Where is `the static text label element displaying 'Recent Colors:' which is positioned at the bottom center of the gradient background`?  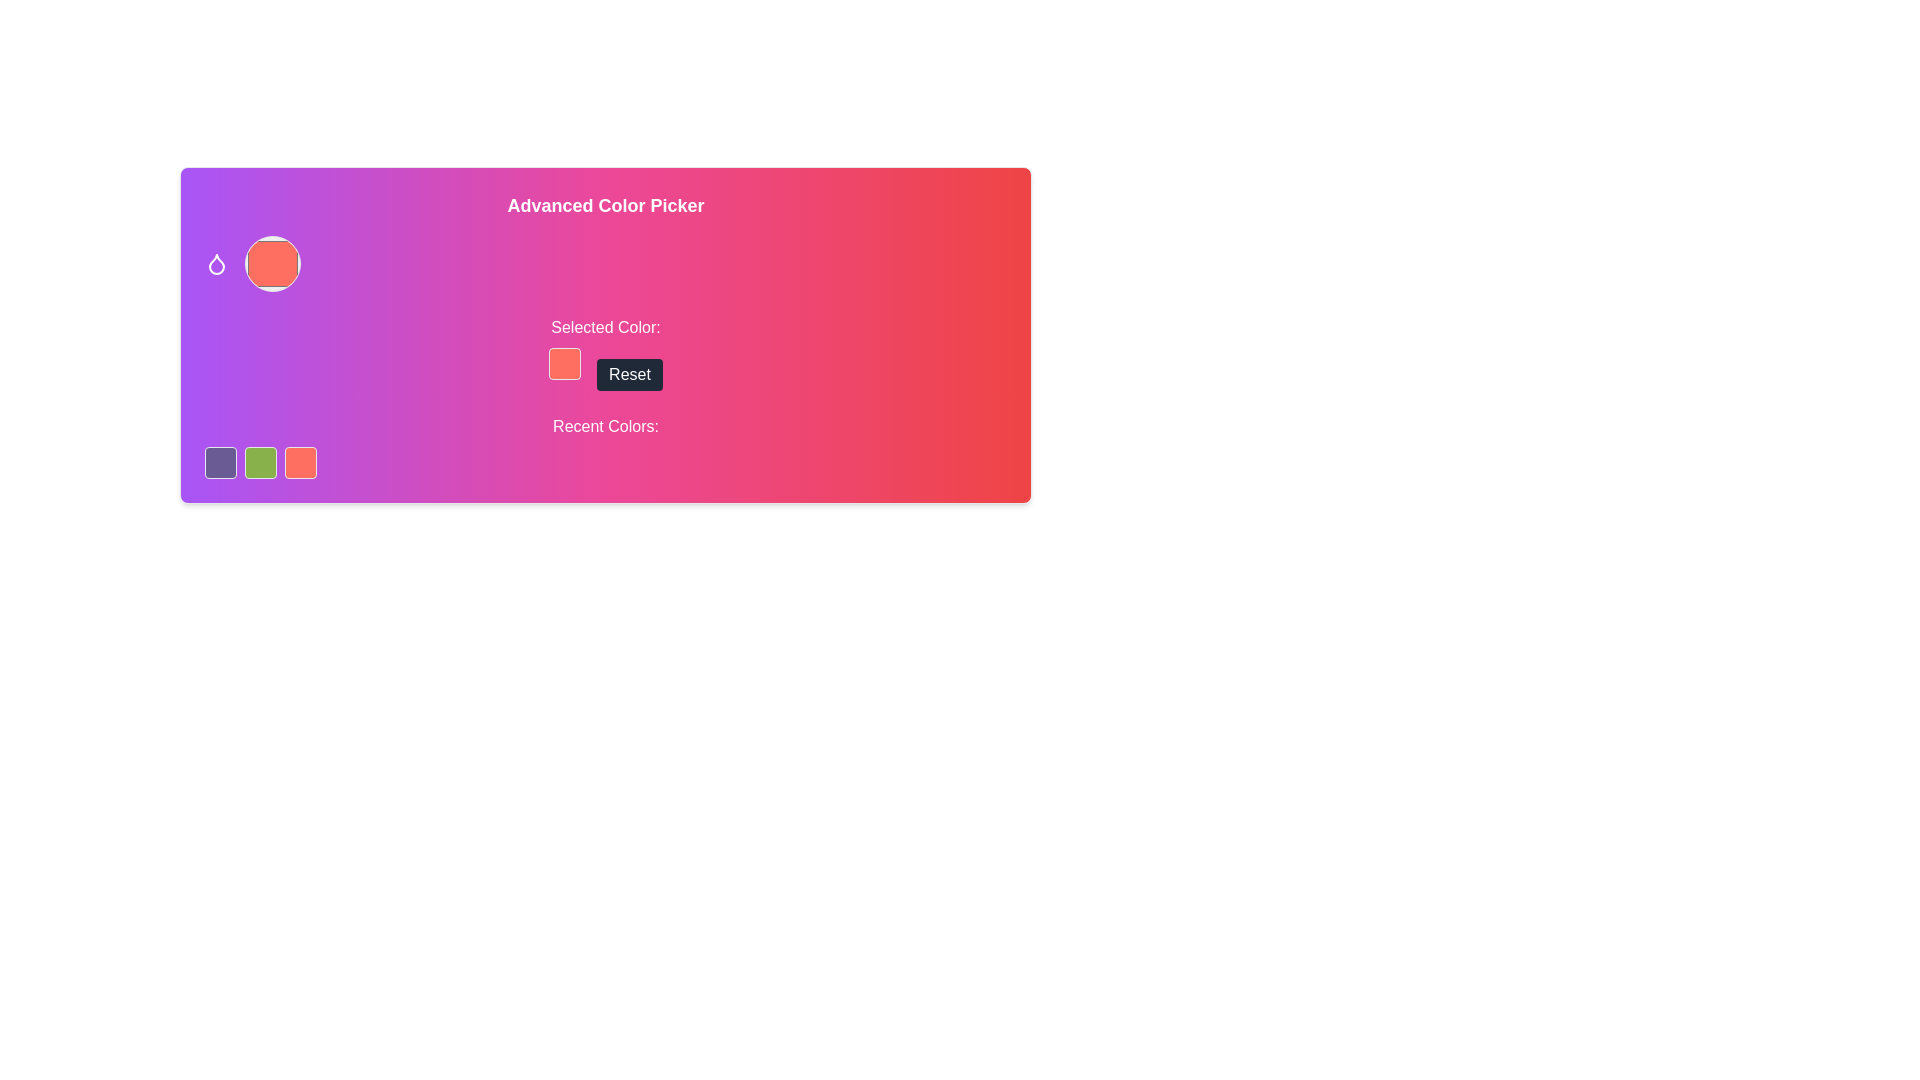 the static text label element displaying 'Recent Colors:' which is positioned at the bottom center of the gradient background is located at coordinates (604, 426).